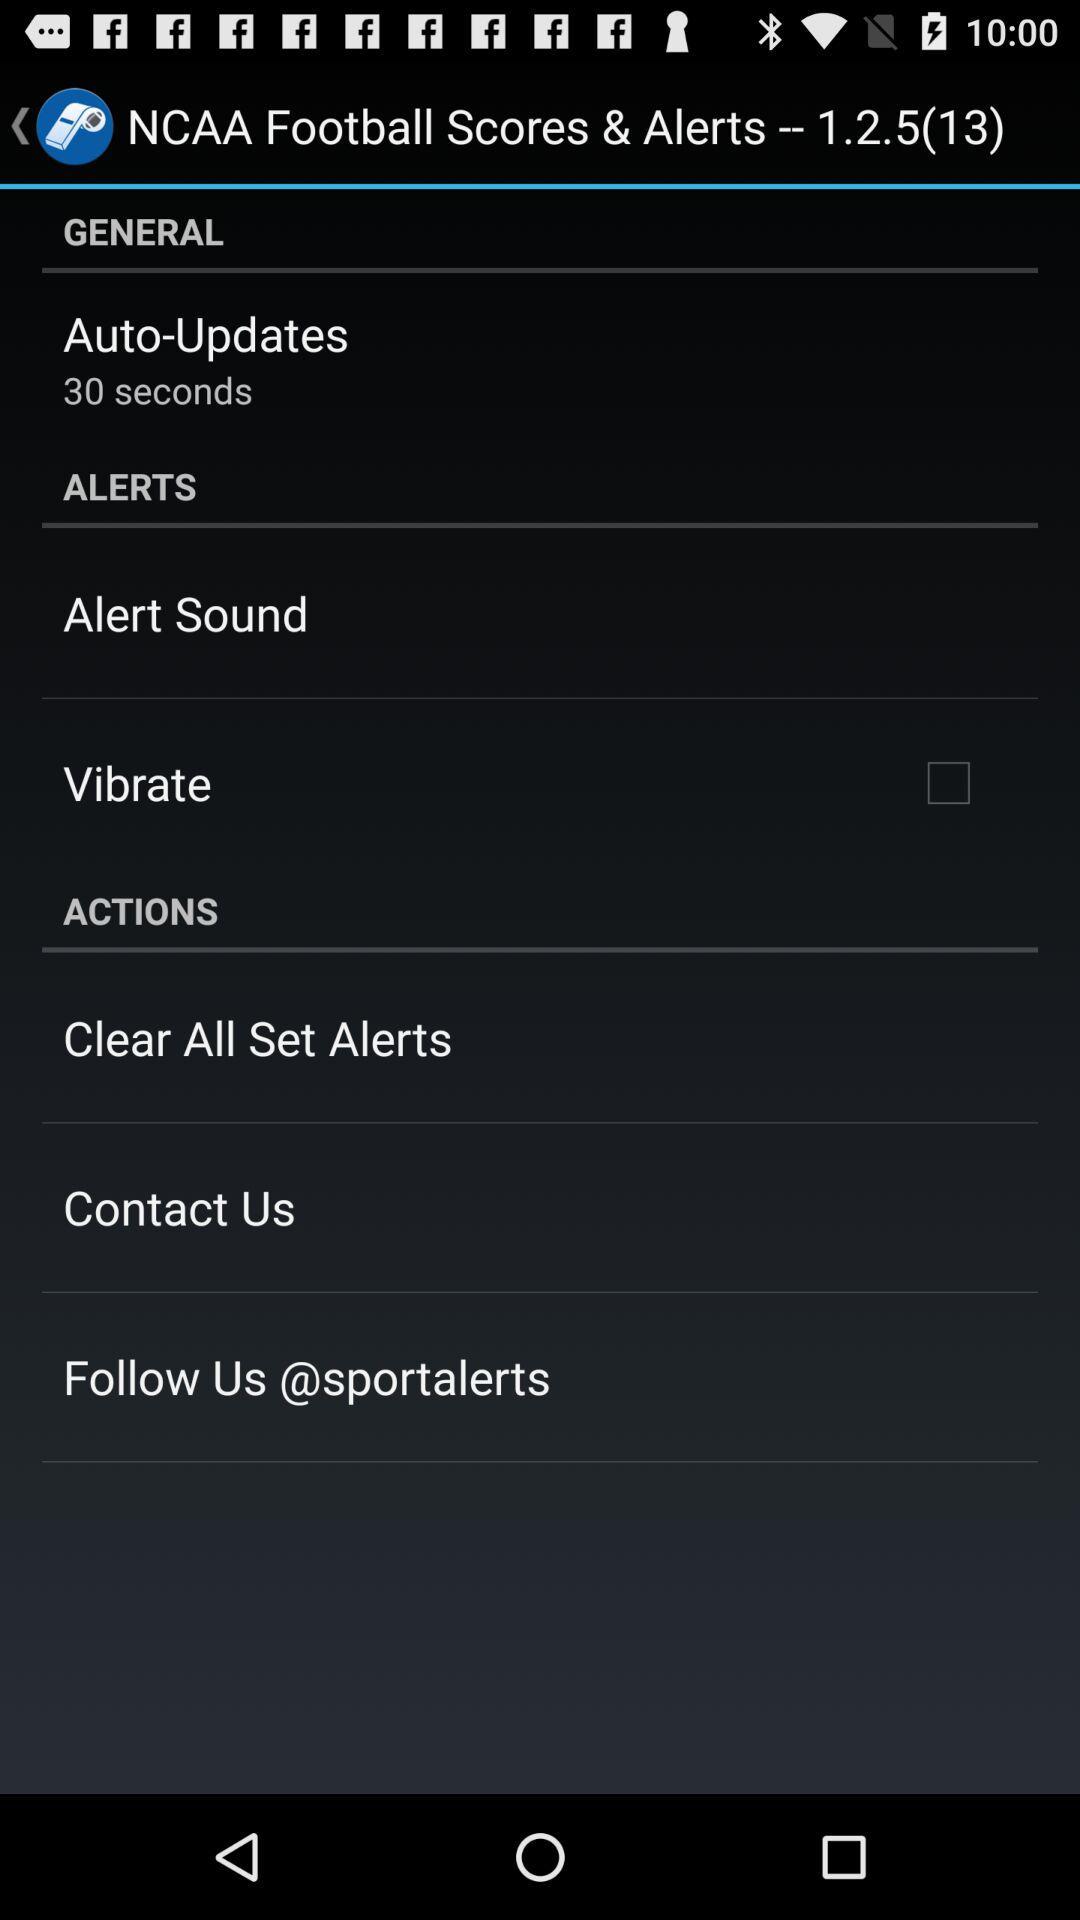  Describe the element at coordinates (205, 333) in the screenshot. I see `app above 30 seconds` at that location.